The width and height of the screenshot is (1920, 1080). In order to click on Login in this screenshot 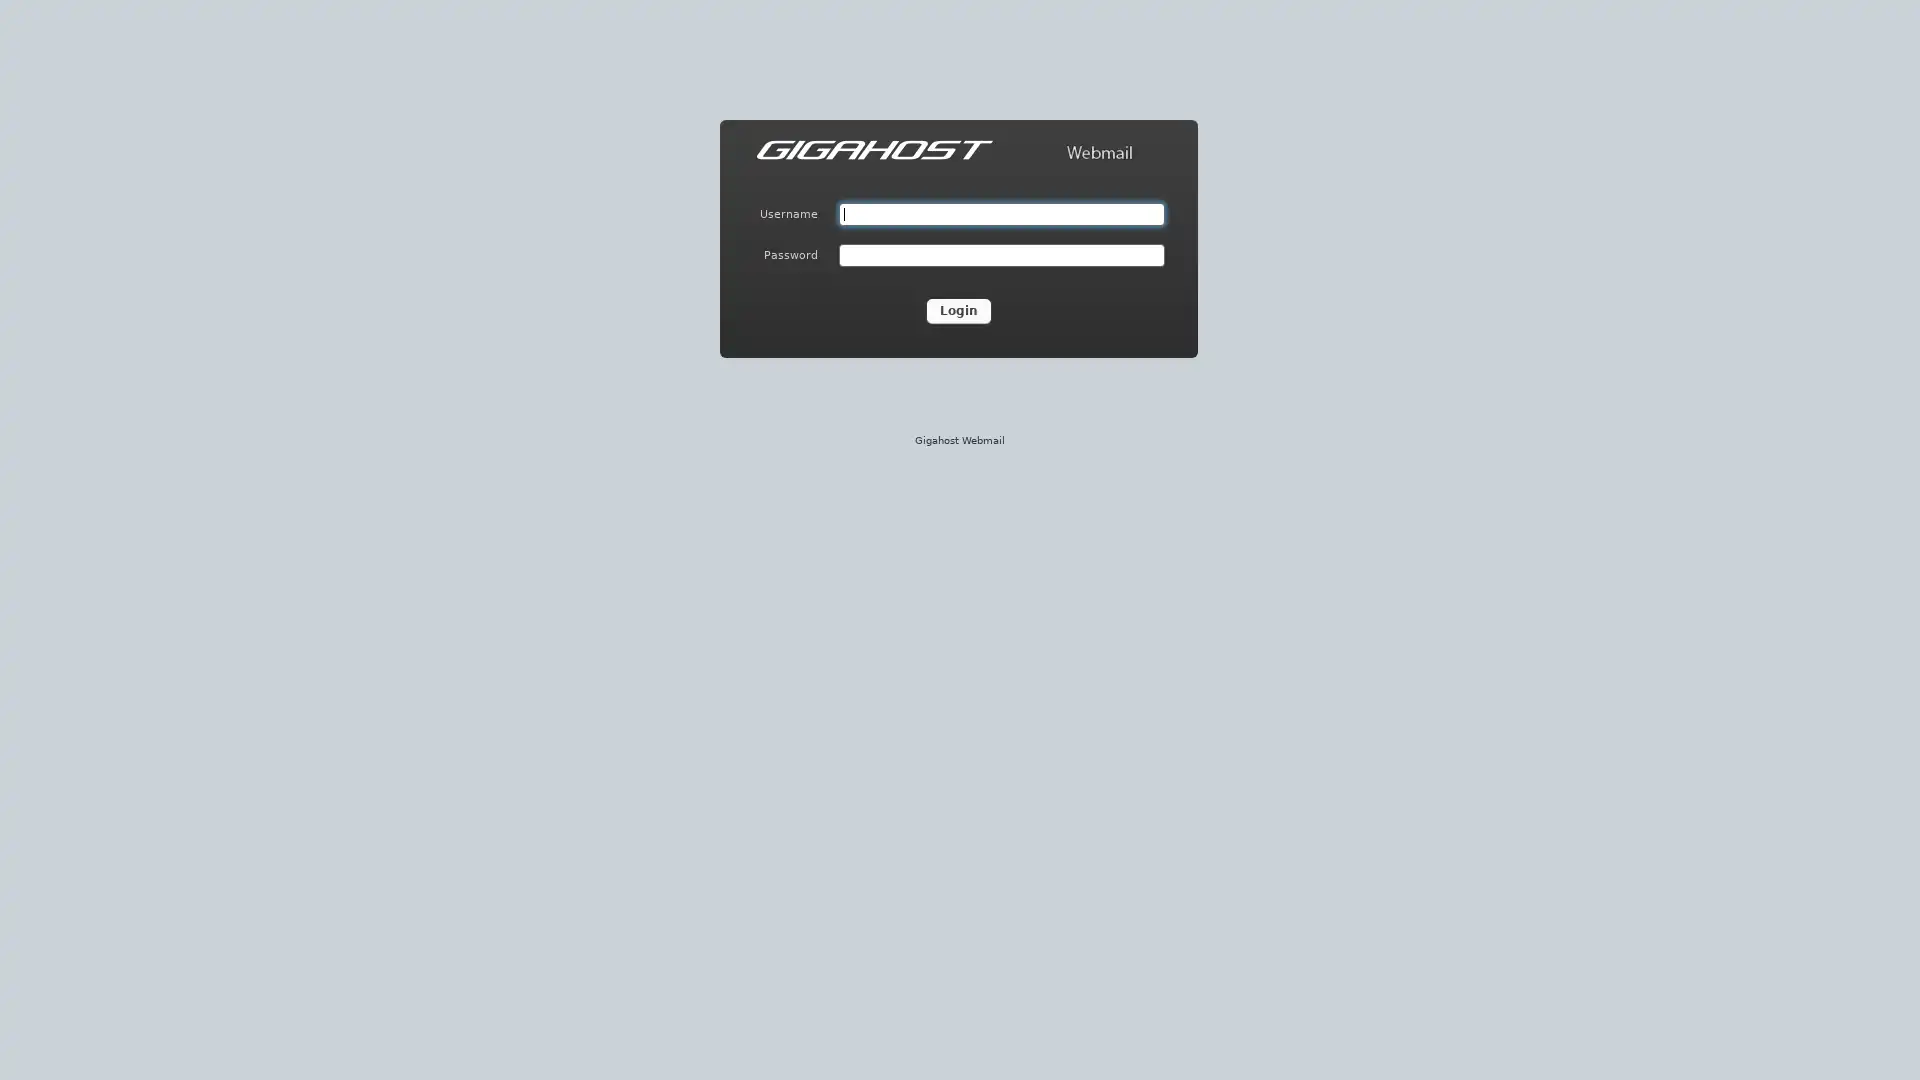, I will do `click(958, 311)`.